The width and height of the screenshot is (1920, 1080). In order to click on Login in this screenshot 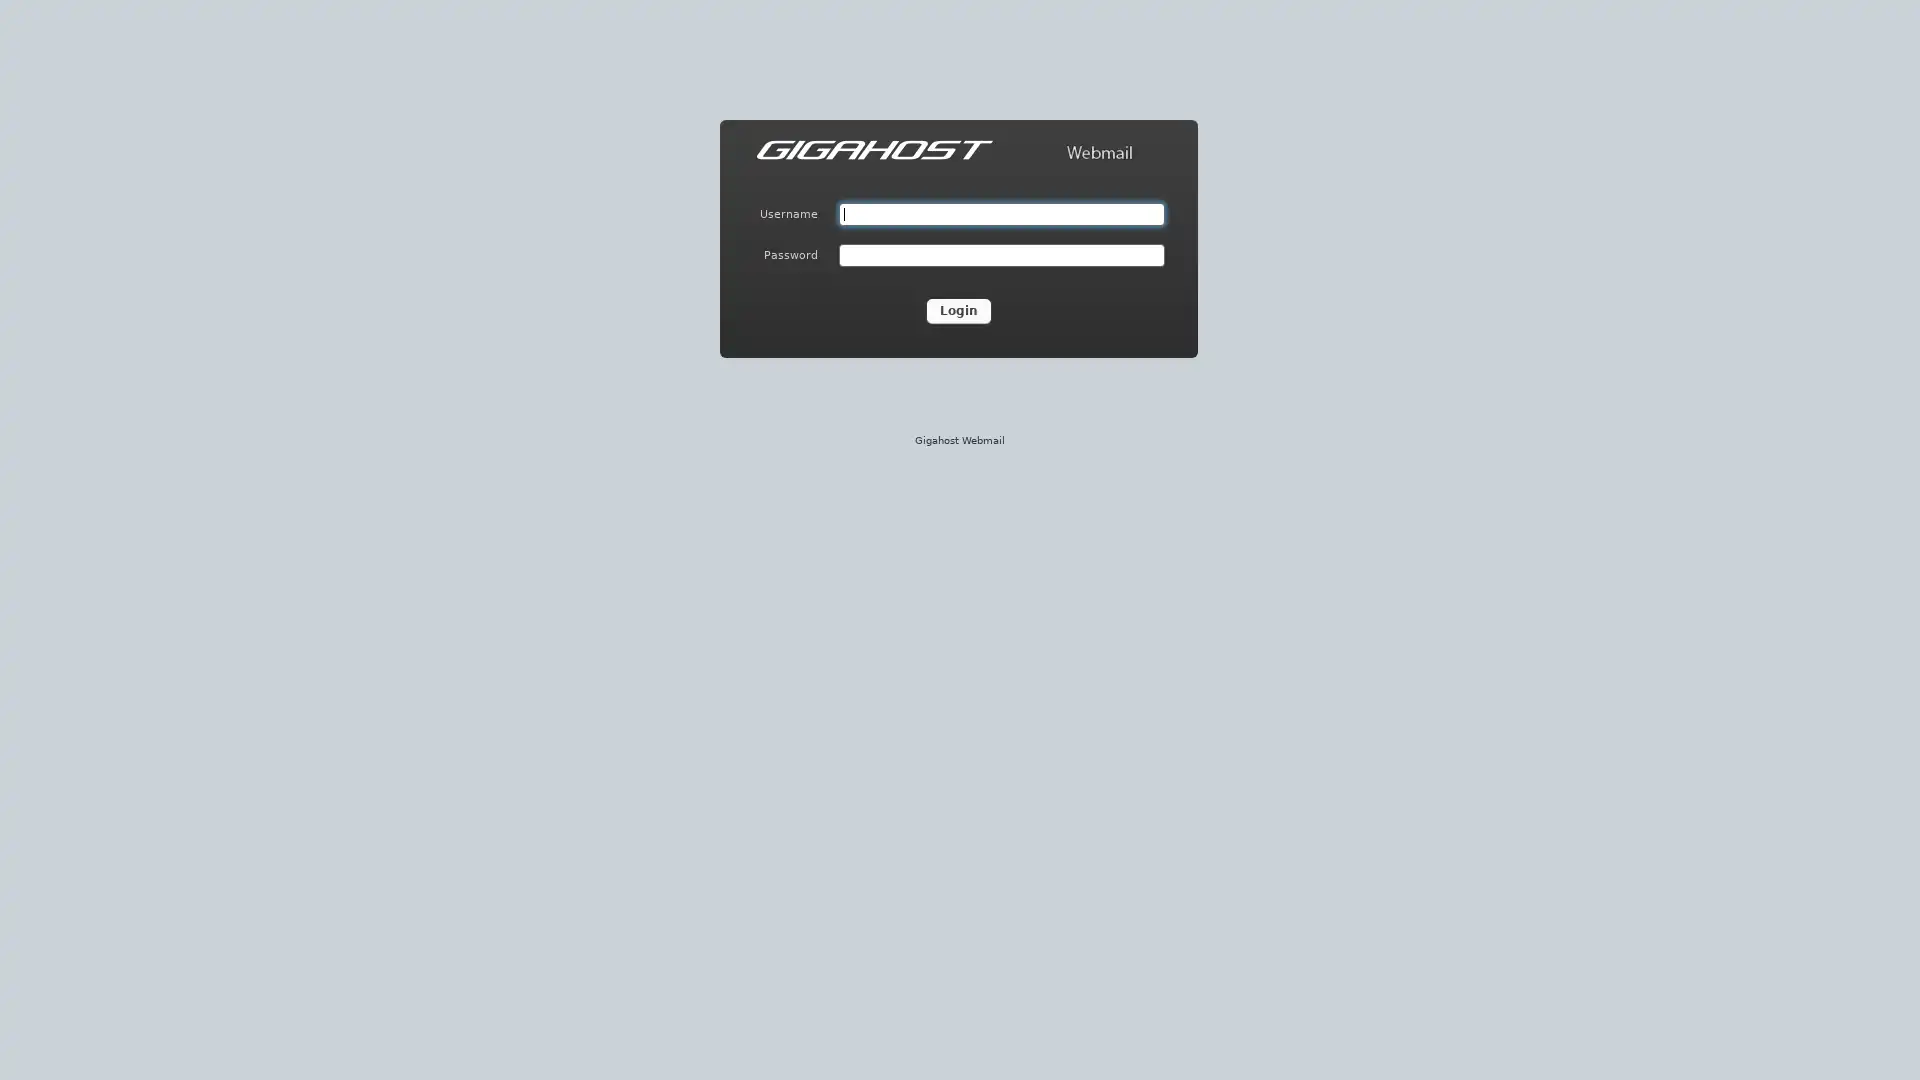, I will do `click(958, 311)`.